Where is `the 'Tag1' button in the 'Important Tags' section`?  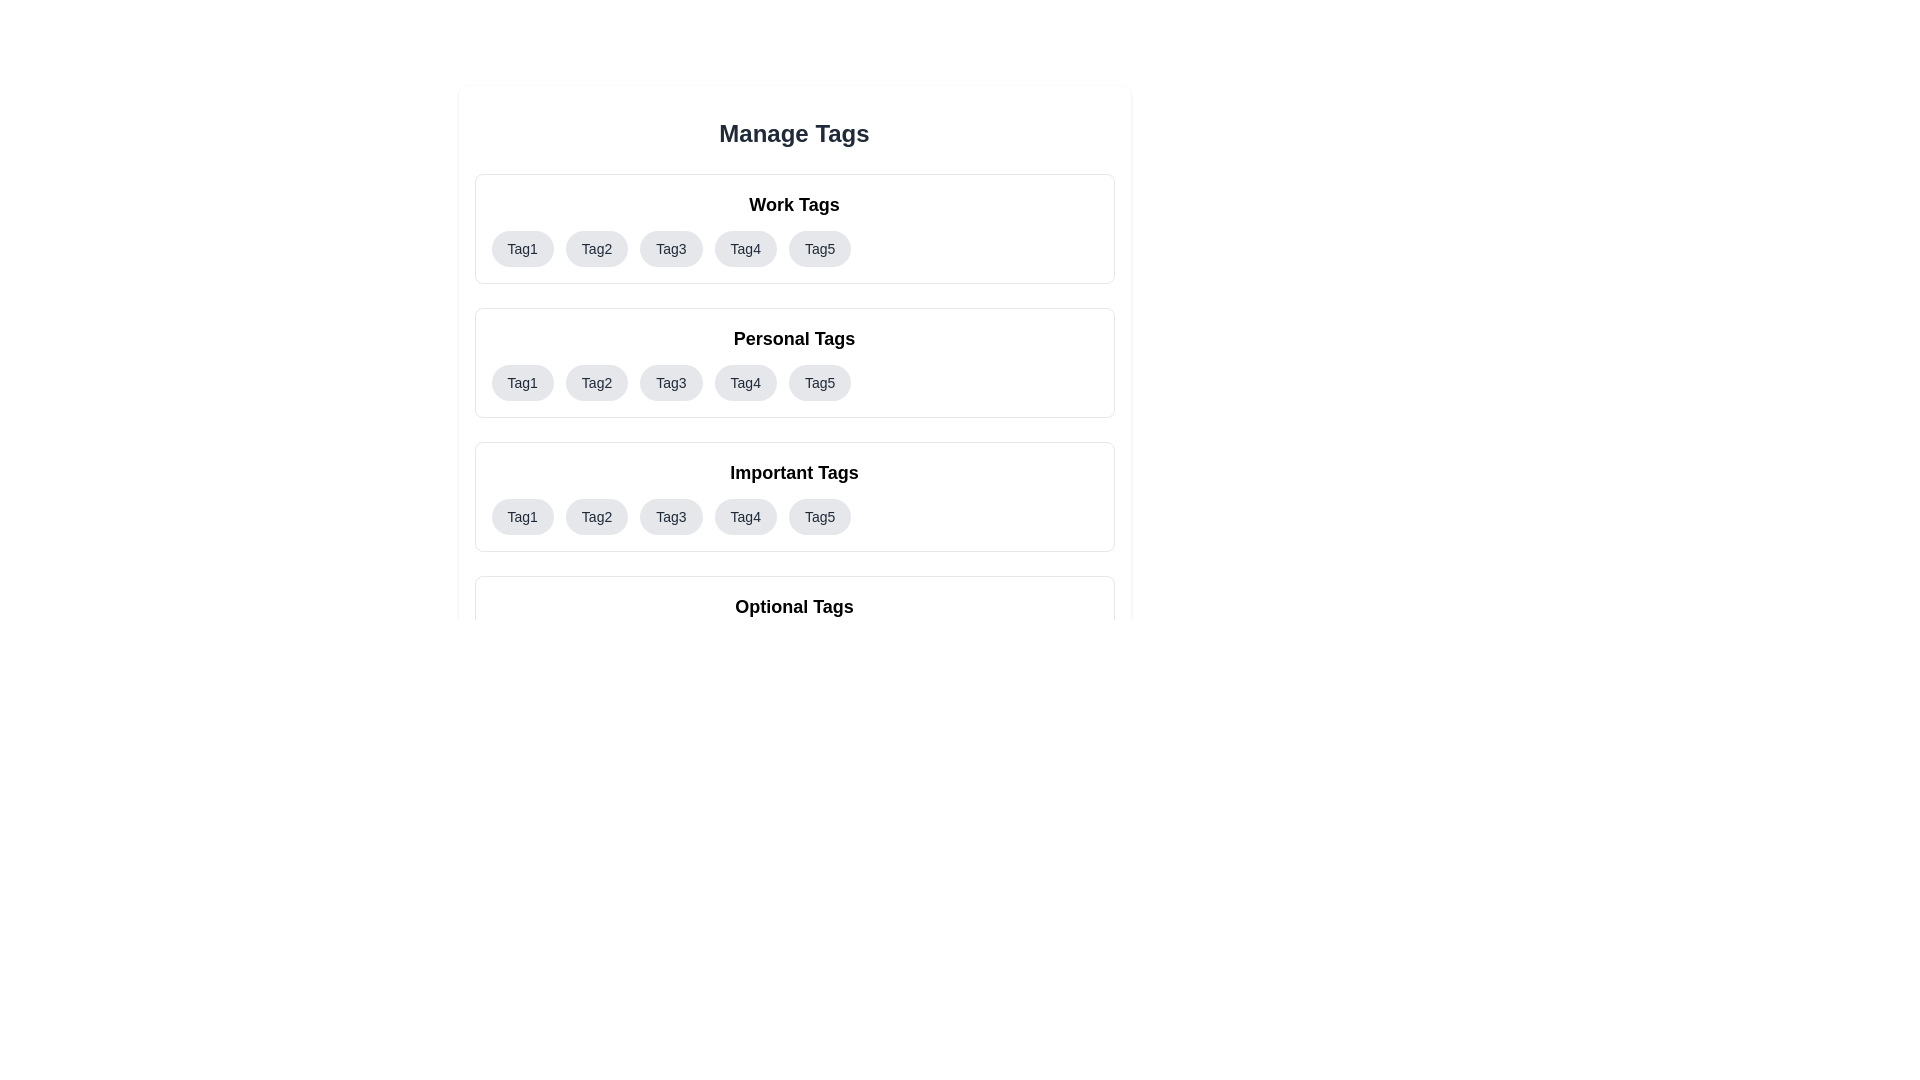
the 'Tag1' button in the 'Important Tags' section is located at coordinates (522, 515).